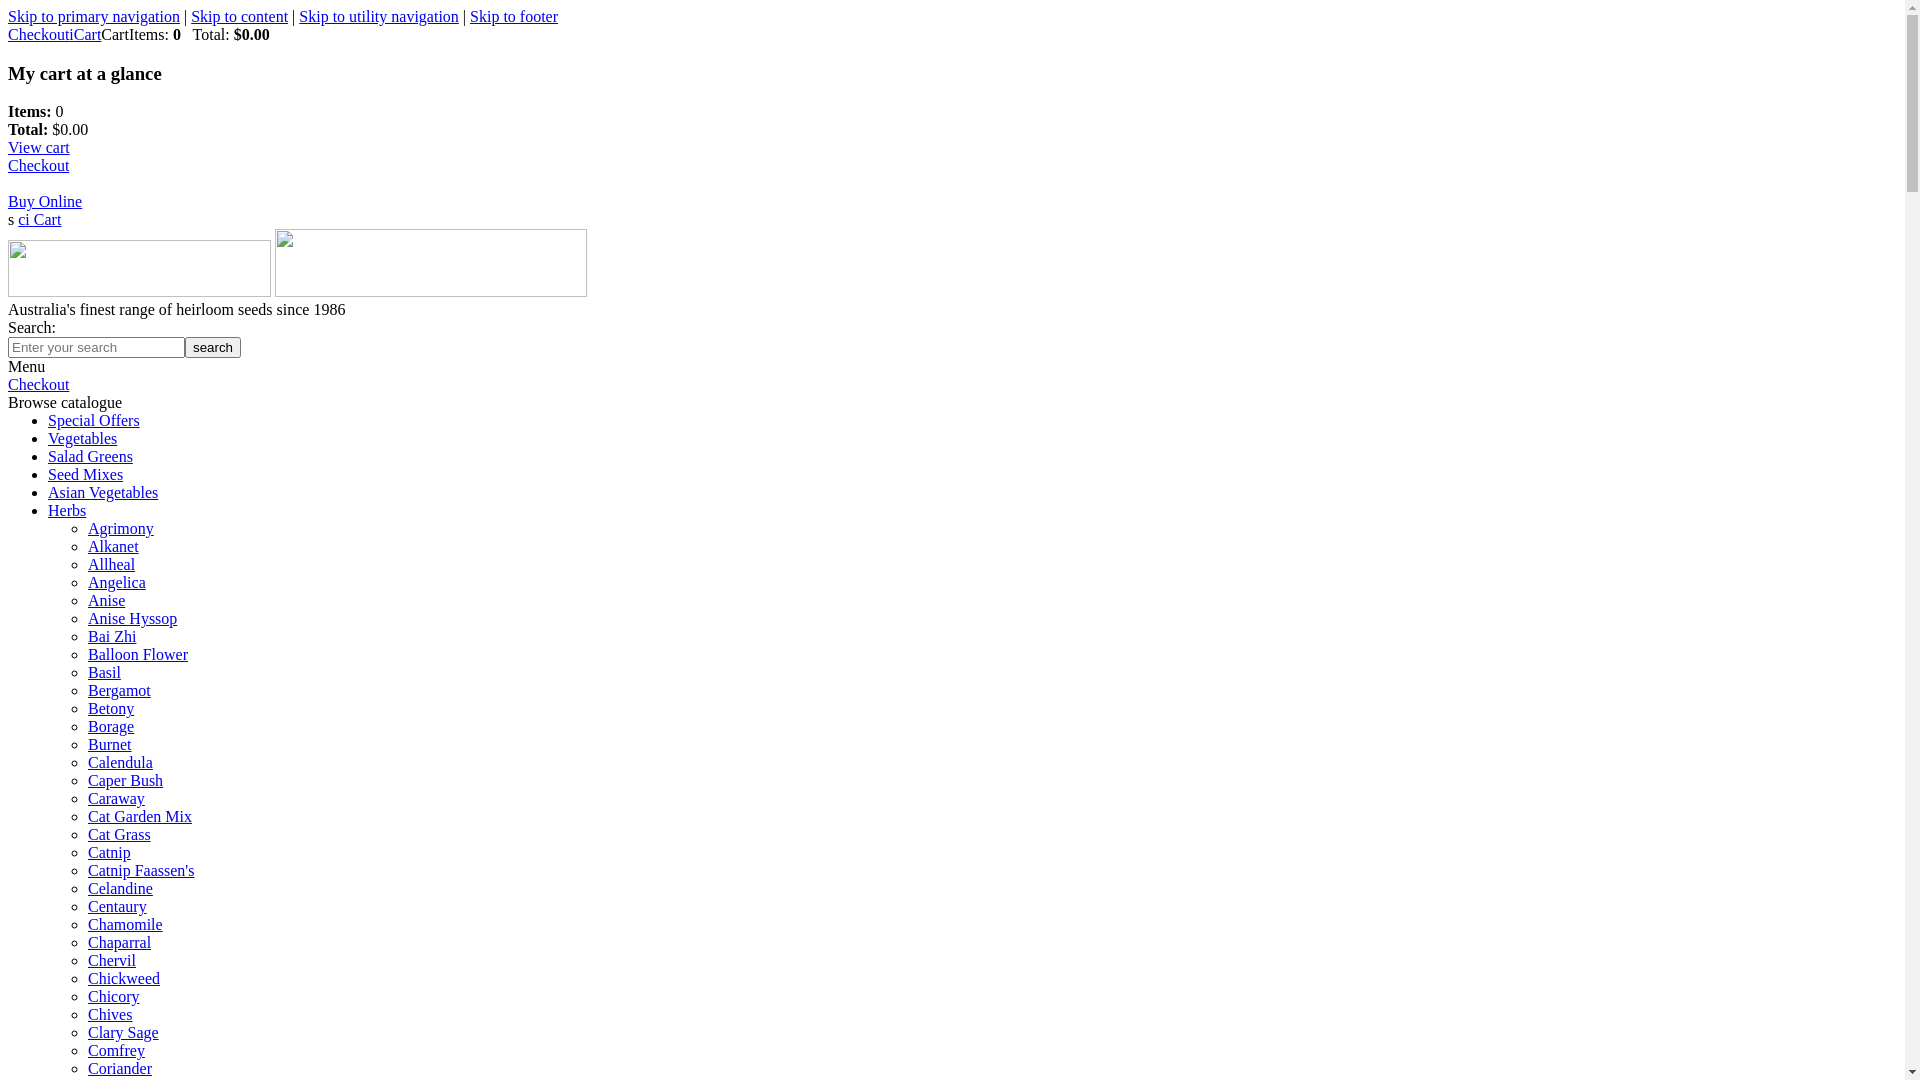  Describe the element at coordinates (86, 1014) in the screenshot. I see `'Chives'` at that location.